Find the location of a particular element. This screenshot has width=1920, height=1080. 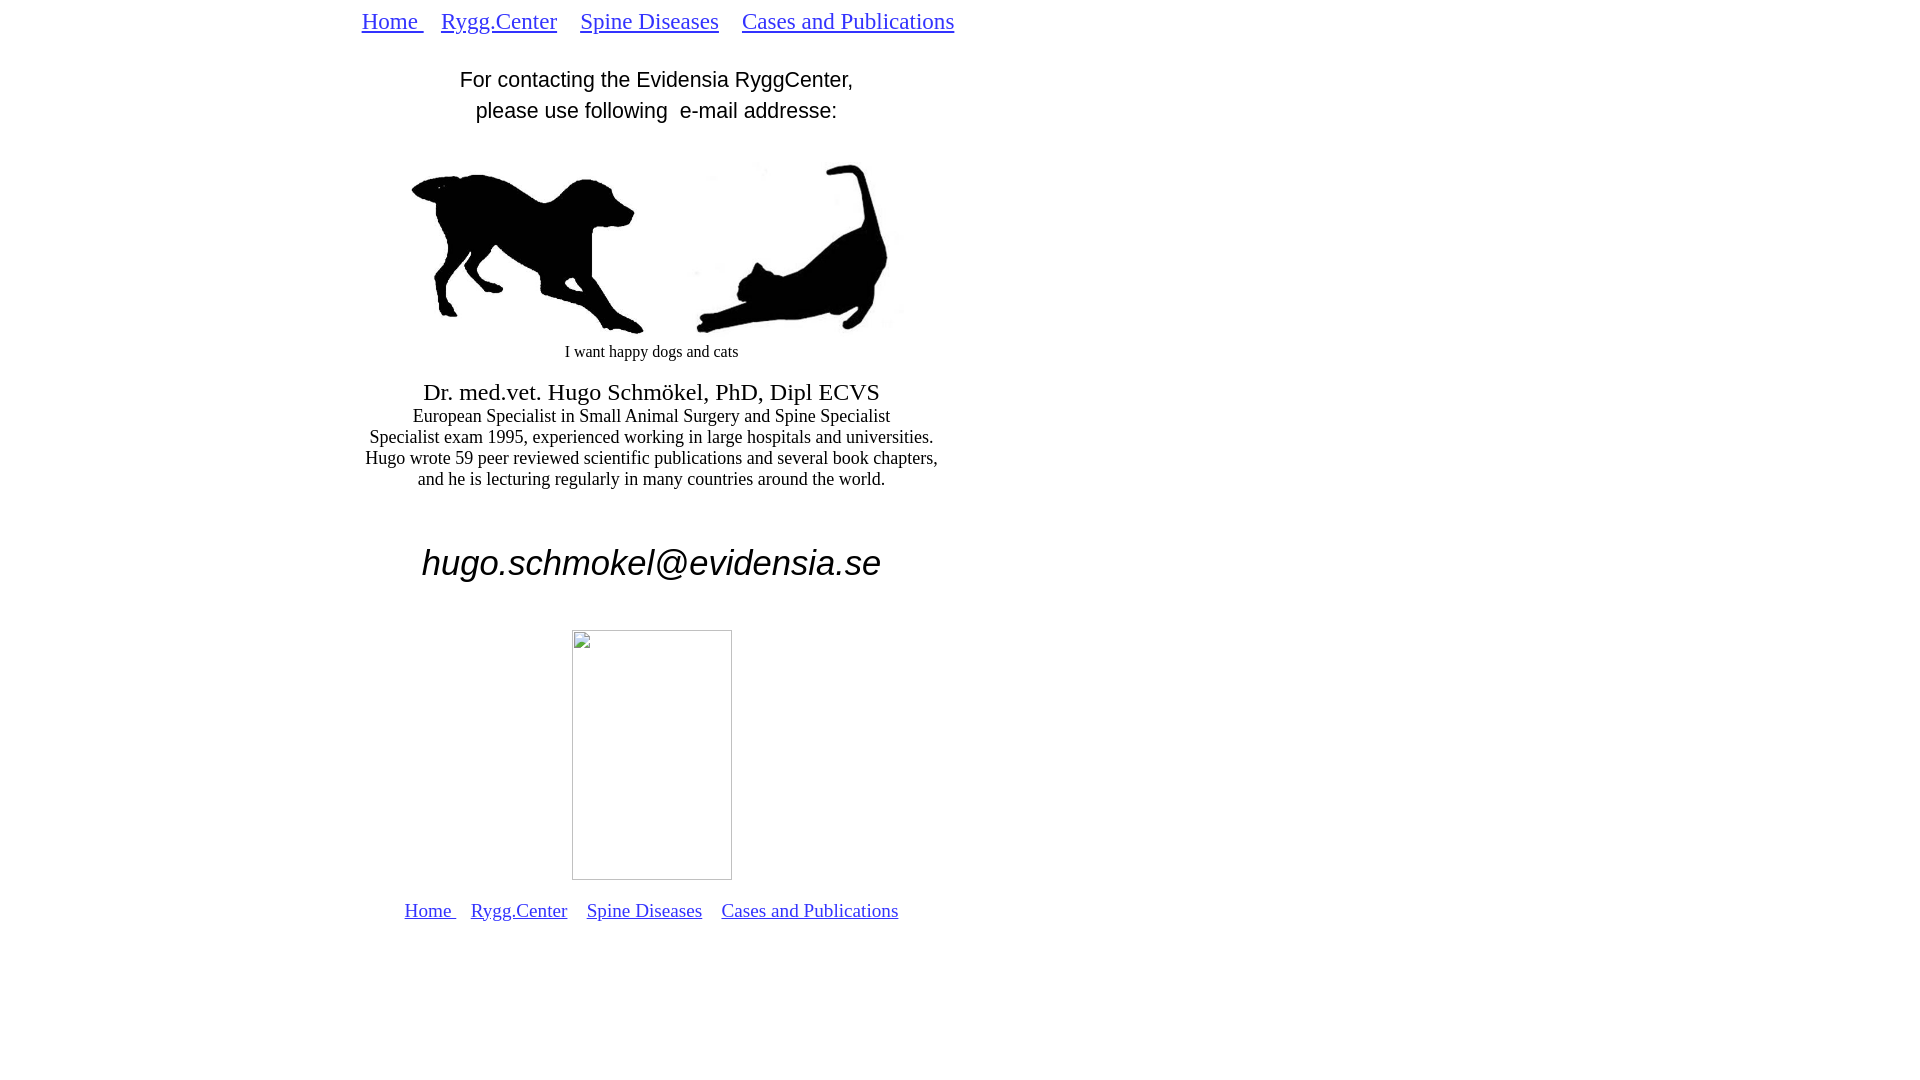

'Home' is located at coordinates (393, 20).